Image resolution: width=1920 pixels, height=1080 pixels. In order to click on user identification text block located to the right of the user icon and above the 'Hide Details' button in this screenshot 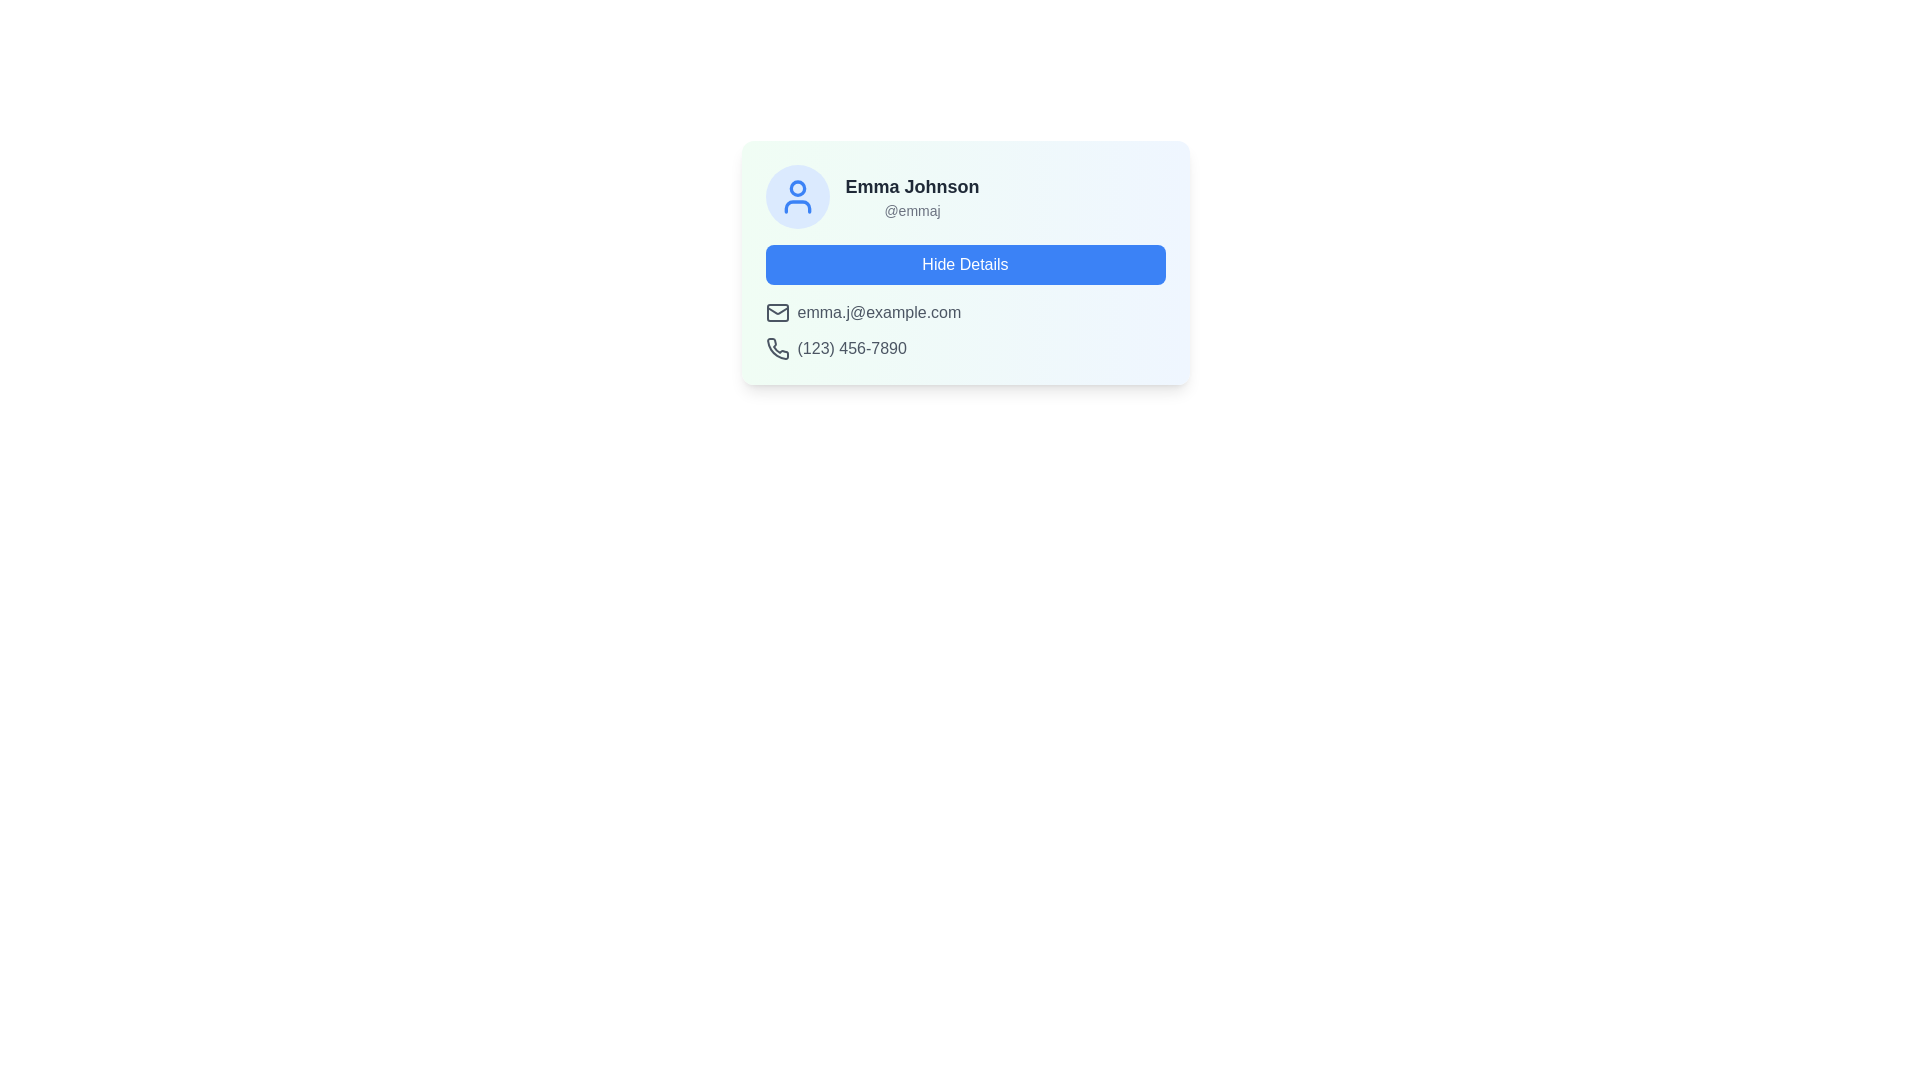, I will do `click(911, 196)`.